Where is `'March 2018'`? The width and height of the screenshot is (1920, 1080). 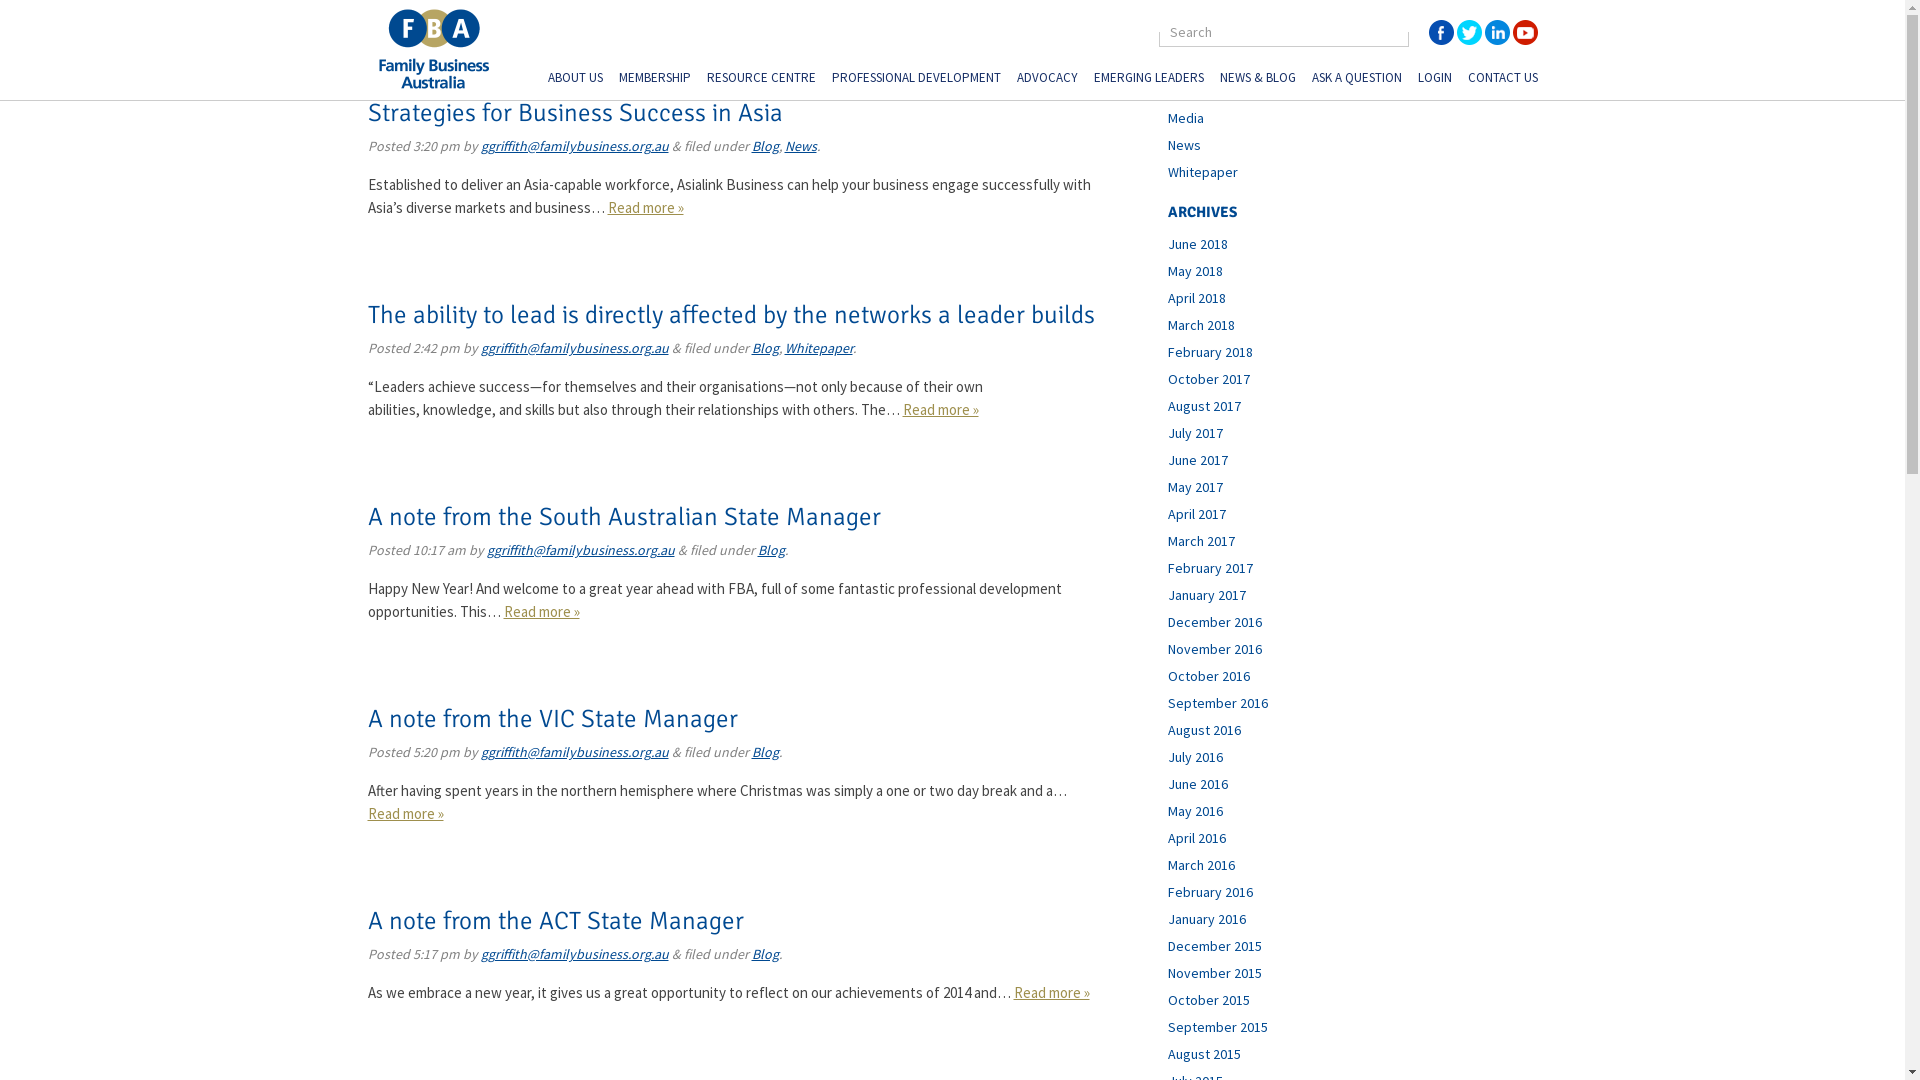
'March 2018' is located at coordinates (1167, 323).